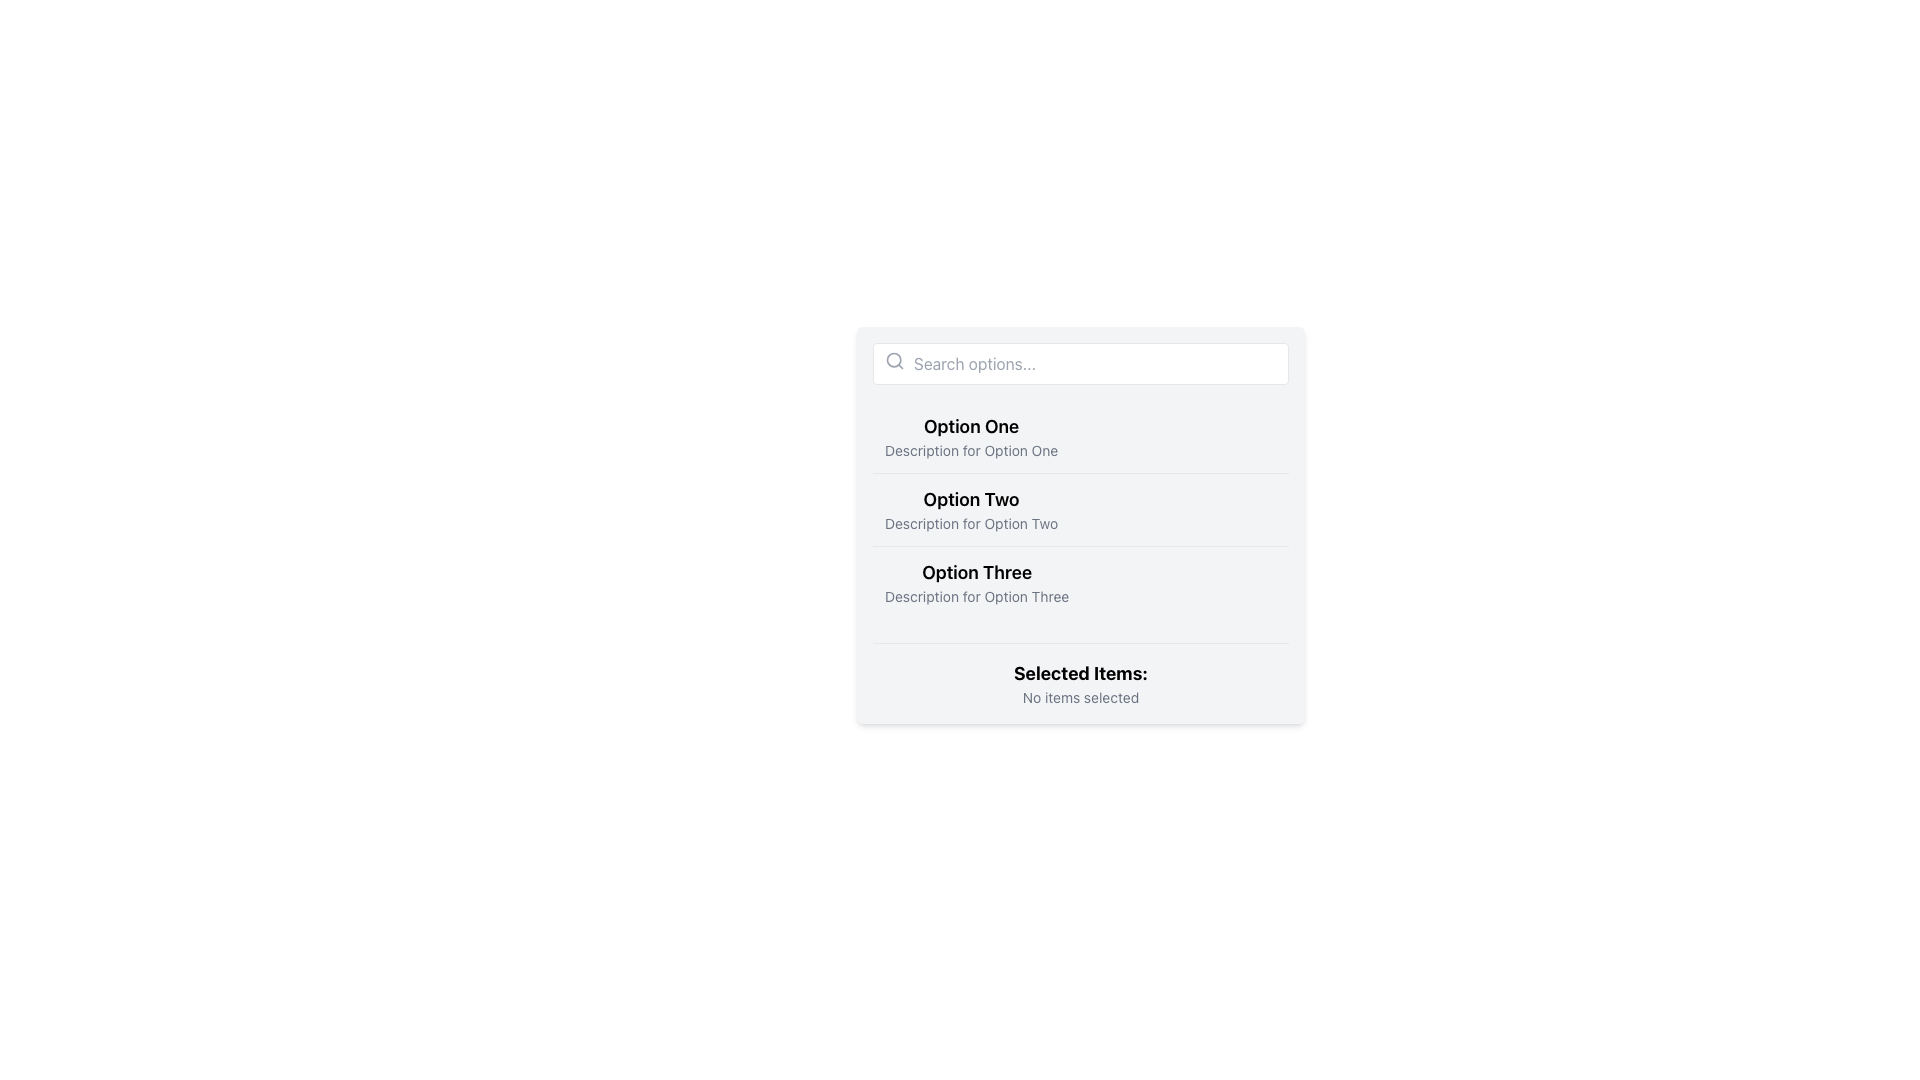  I want to click on the static text label that serves as the title for the first option in the list, positioned above the description text 'Description for Option One', so click(971, 426).